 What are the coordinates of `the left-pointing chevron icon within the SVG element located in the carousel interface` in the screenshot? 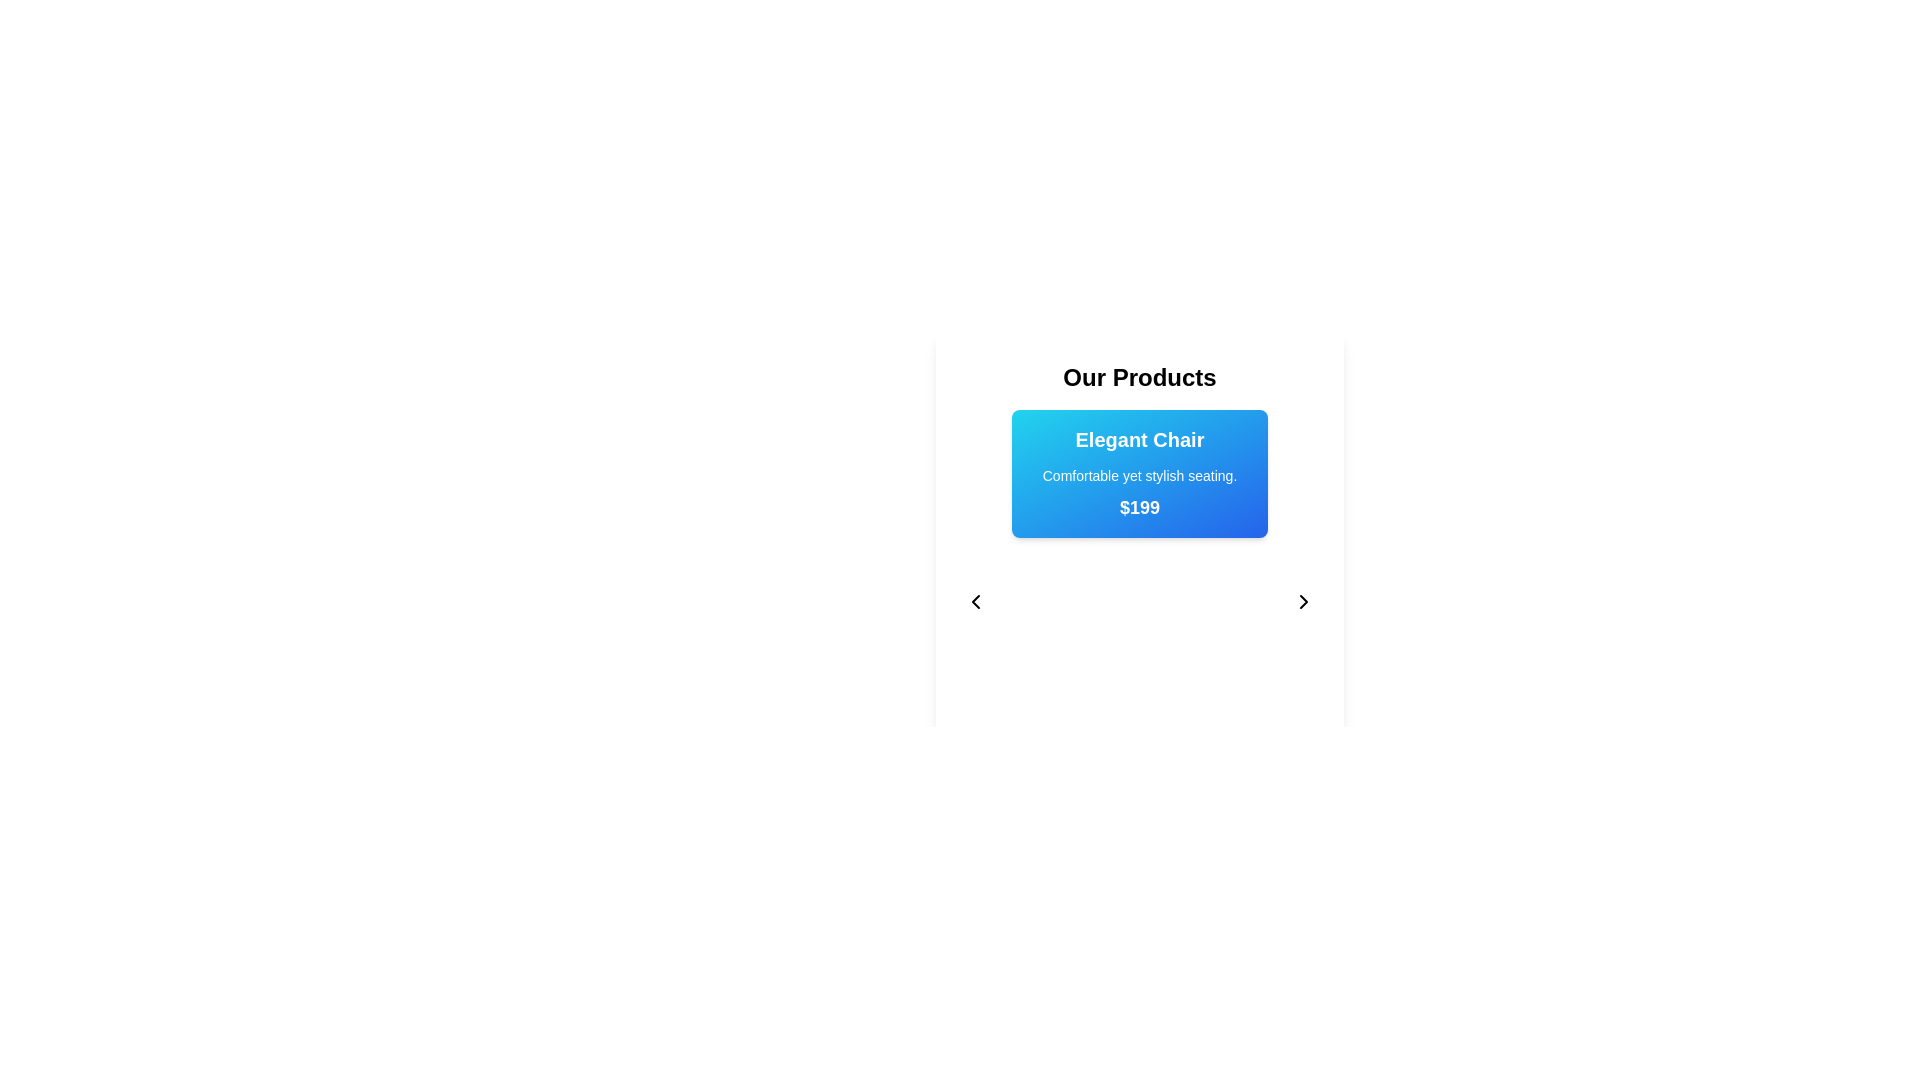 It's located at (975, 600).